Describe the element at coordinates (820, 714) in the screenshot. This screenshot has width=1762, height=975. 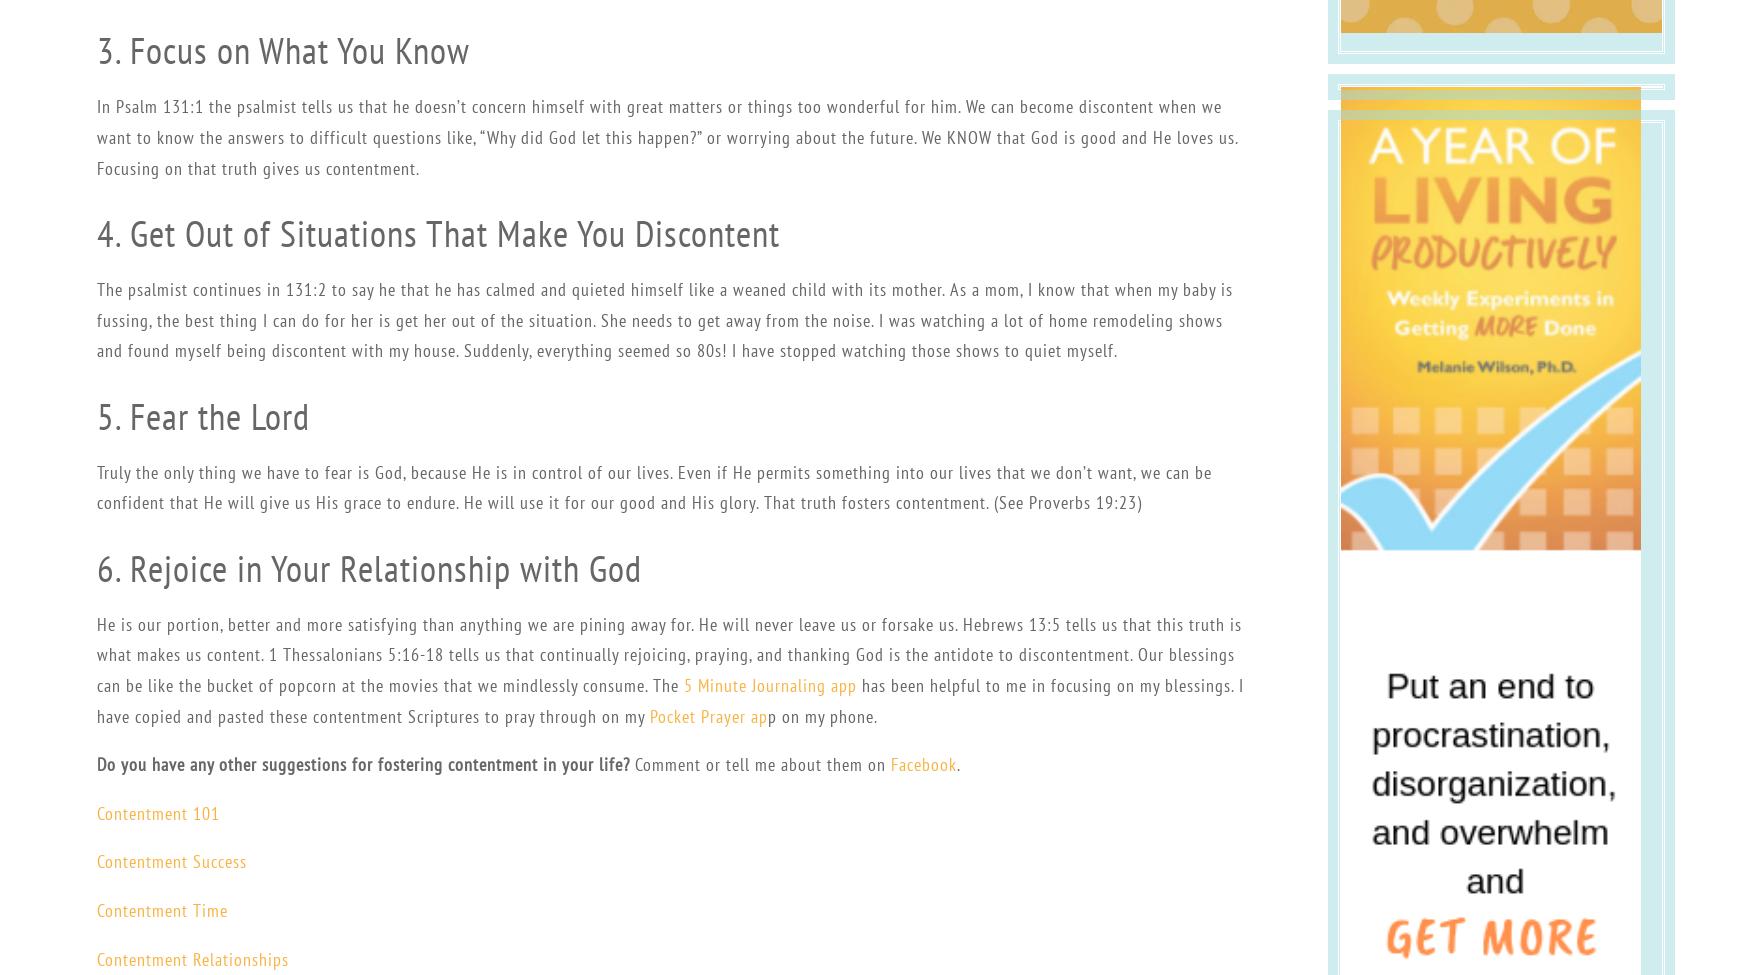
I see `'p on my phone.'` at that location.